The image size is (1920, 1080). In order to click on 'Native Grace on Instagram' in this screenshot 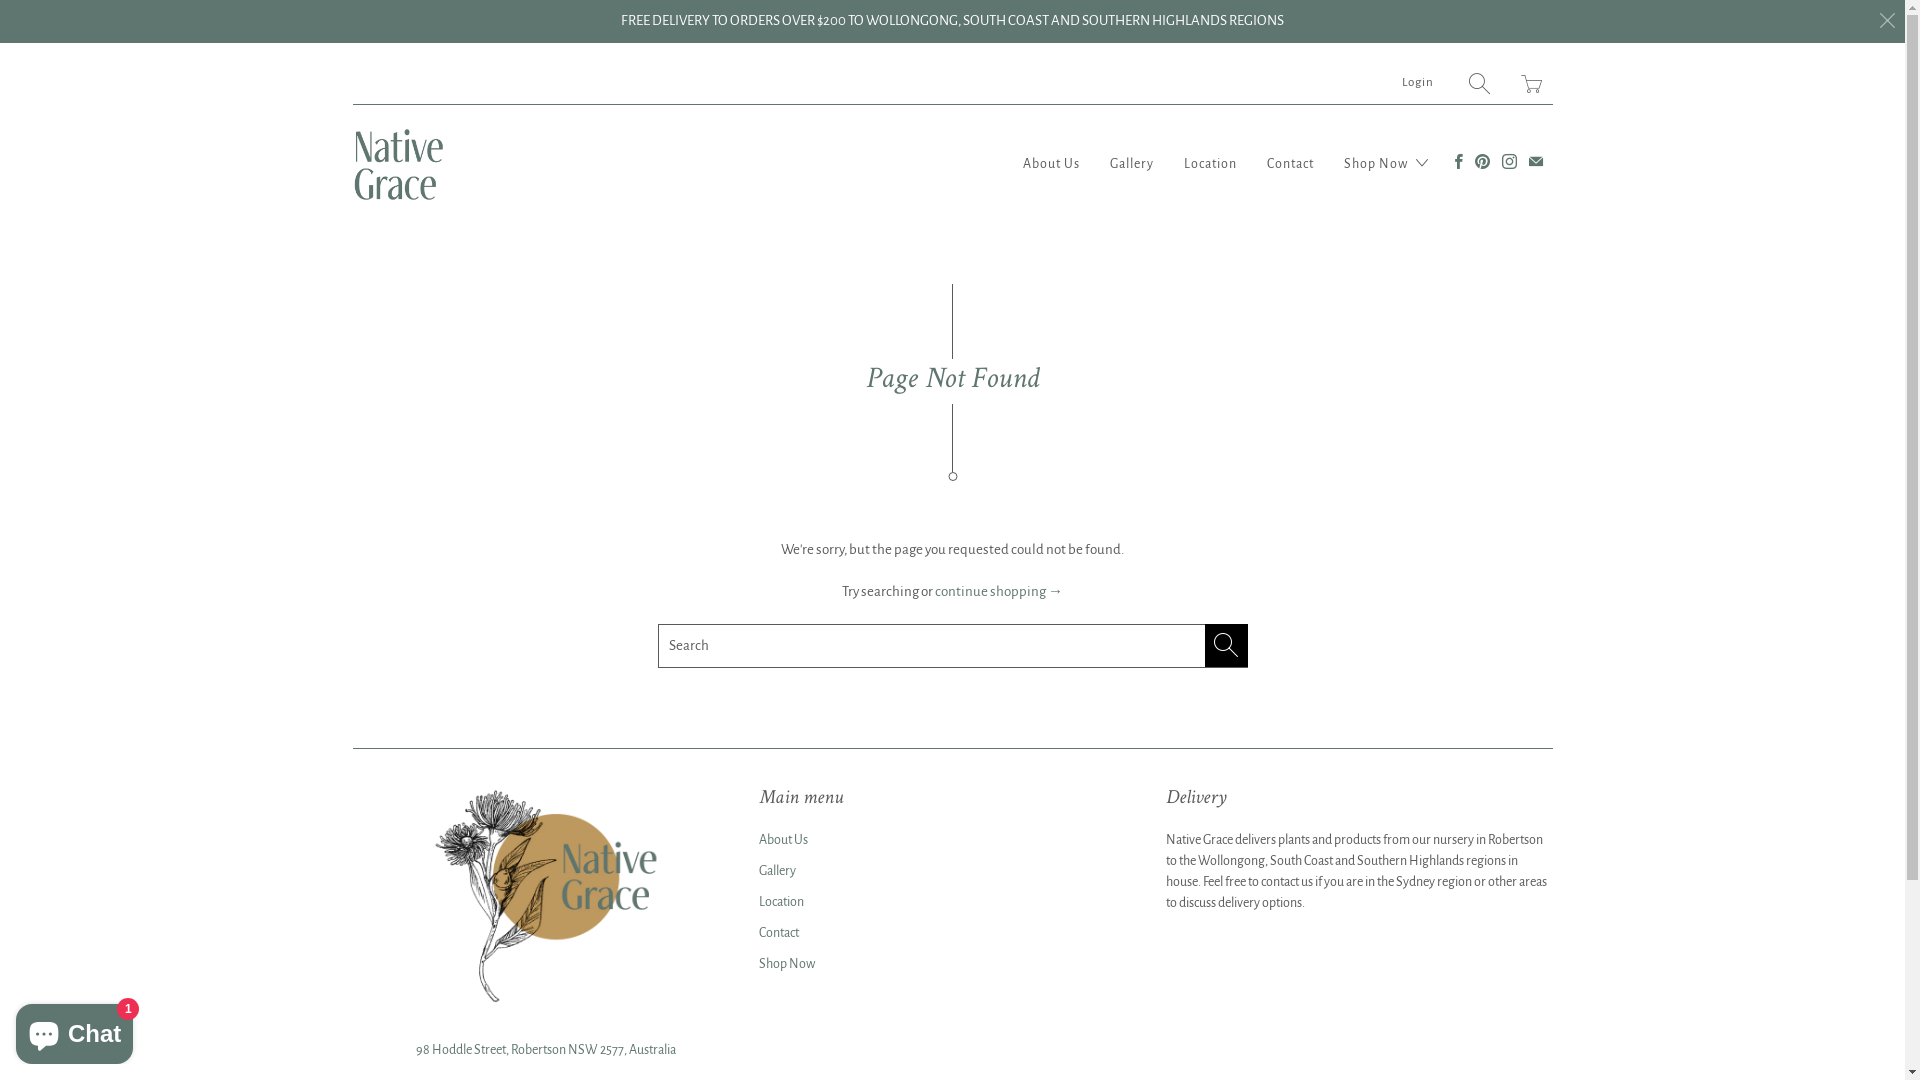, I will do `click(1509, 160)`.